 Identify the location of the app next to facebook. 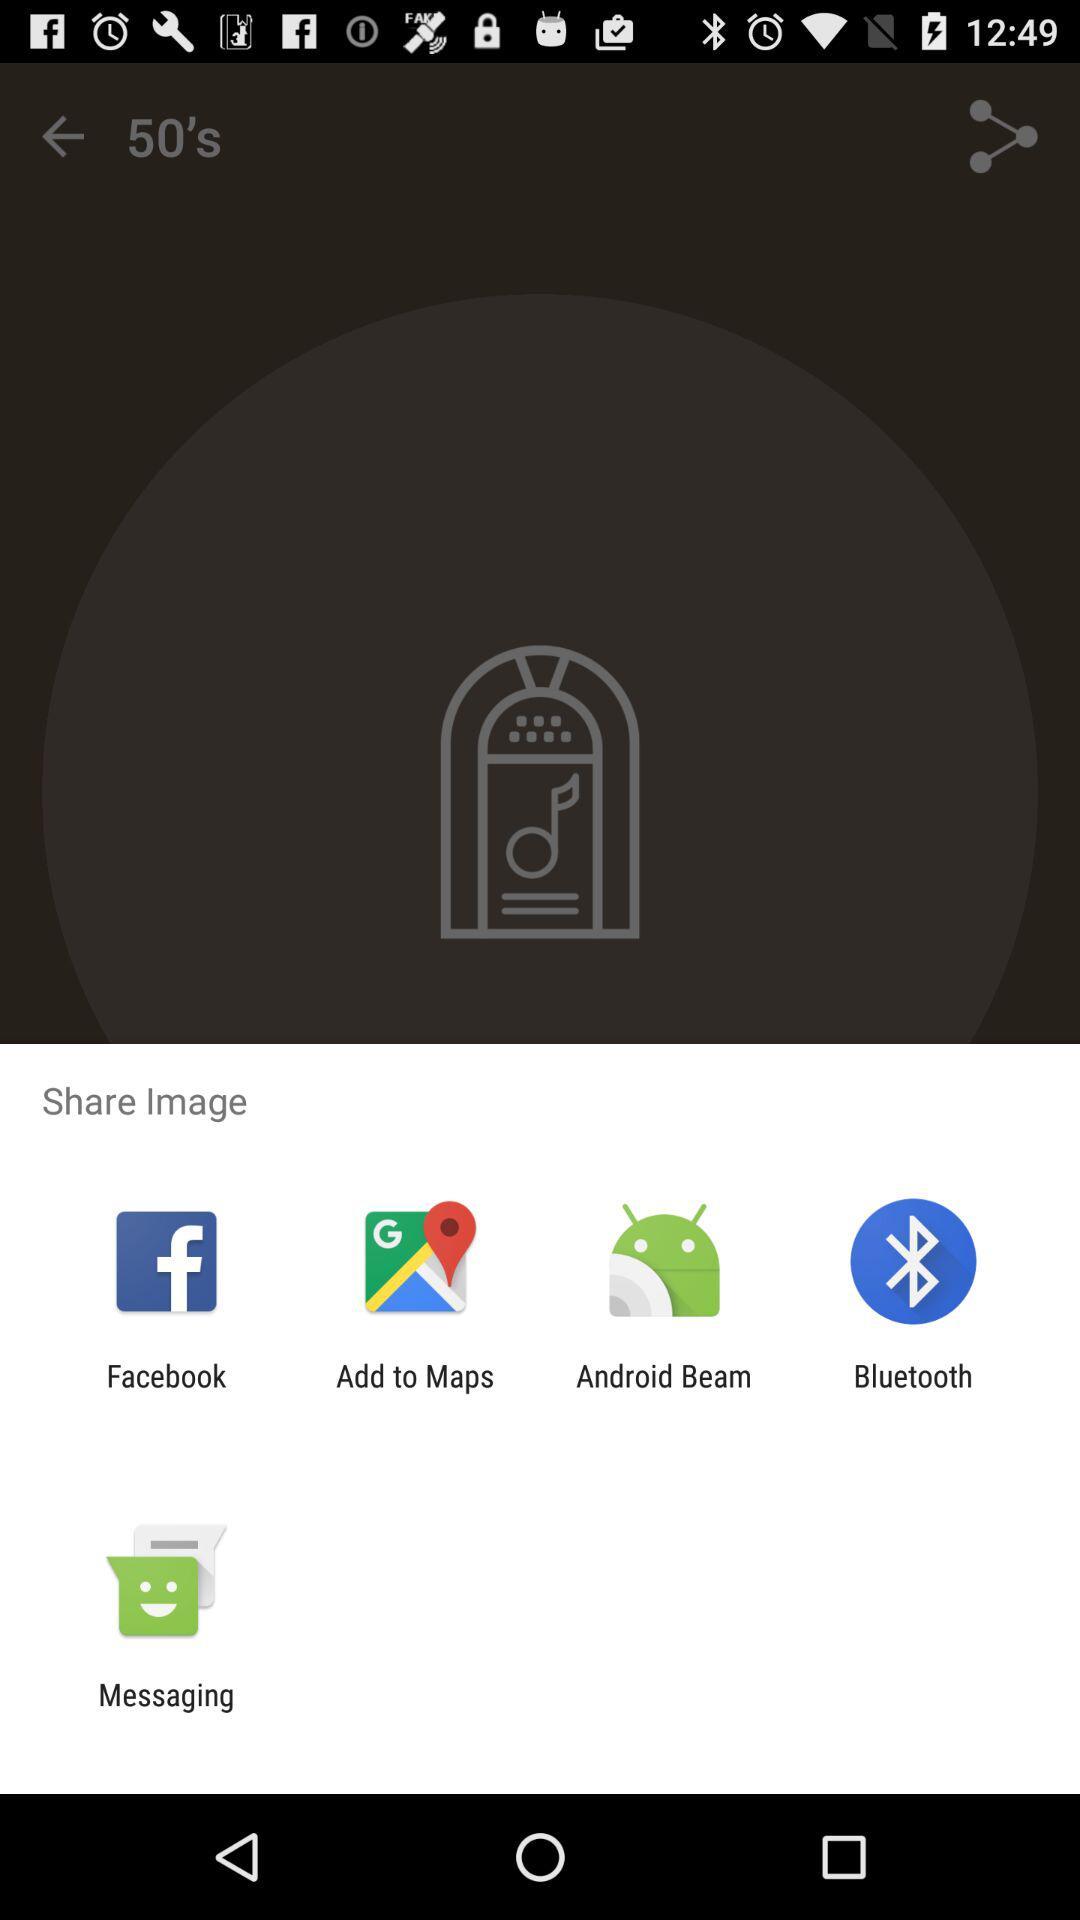
(414, 1392).